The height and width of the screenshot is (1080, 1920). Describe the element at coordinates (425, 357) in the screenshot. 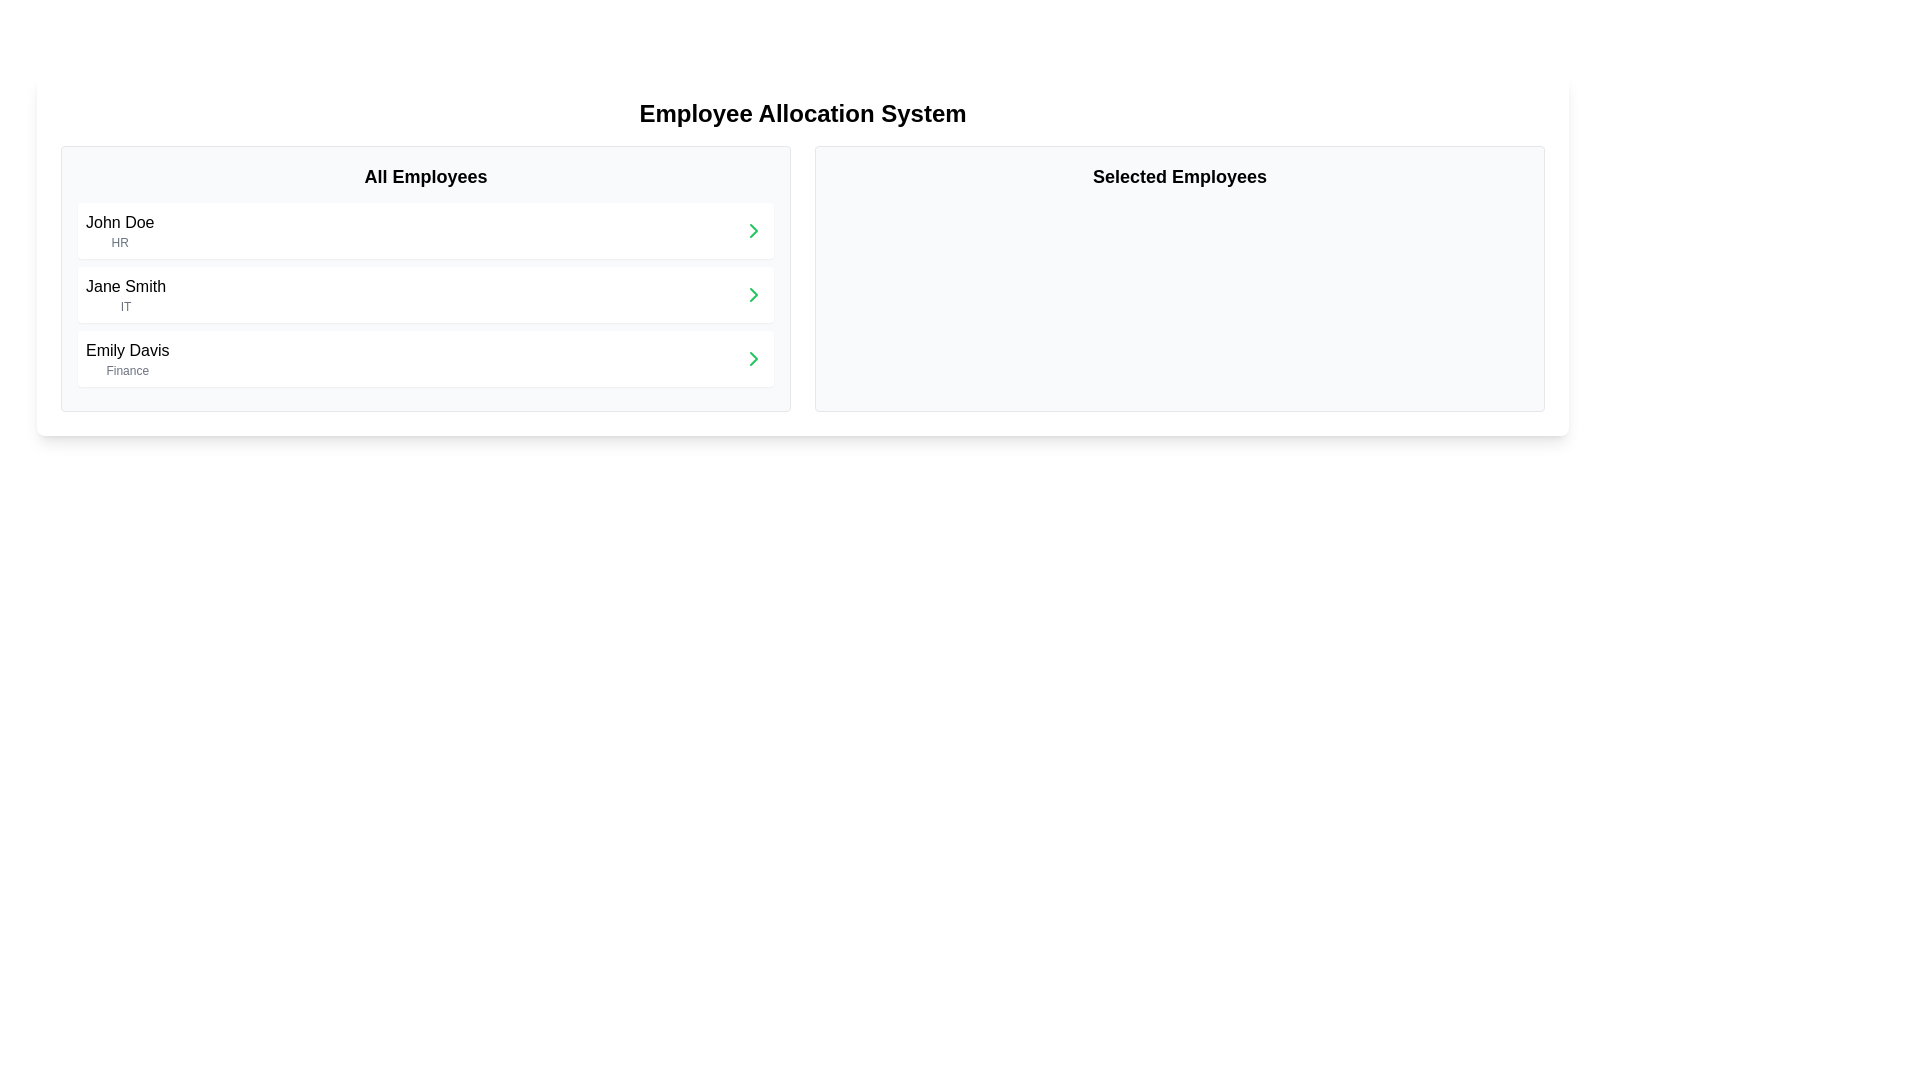

I see `the clickable list item representing employee Emily Davis in the Finance department` at that location.